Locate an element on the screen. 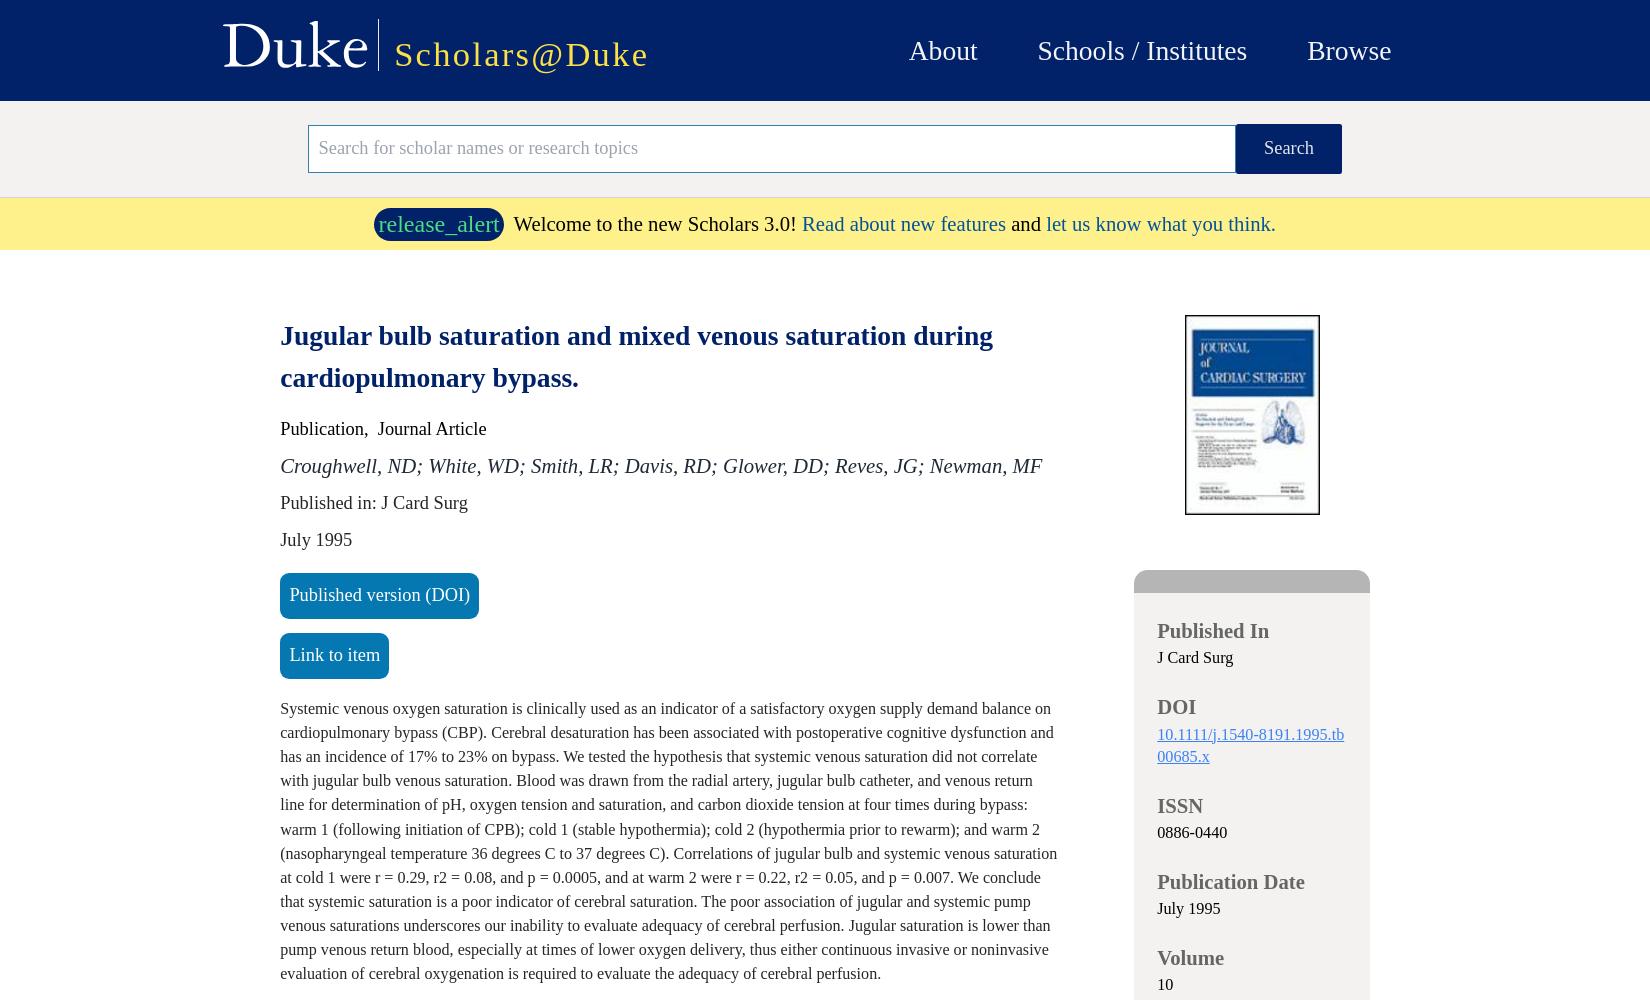 The width and height of the screenshot is (1650, 1000). 'Browse' is located at coordinates (1348, 49).